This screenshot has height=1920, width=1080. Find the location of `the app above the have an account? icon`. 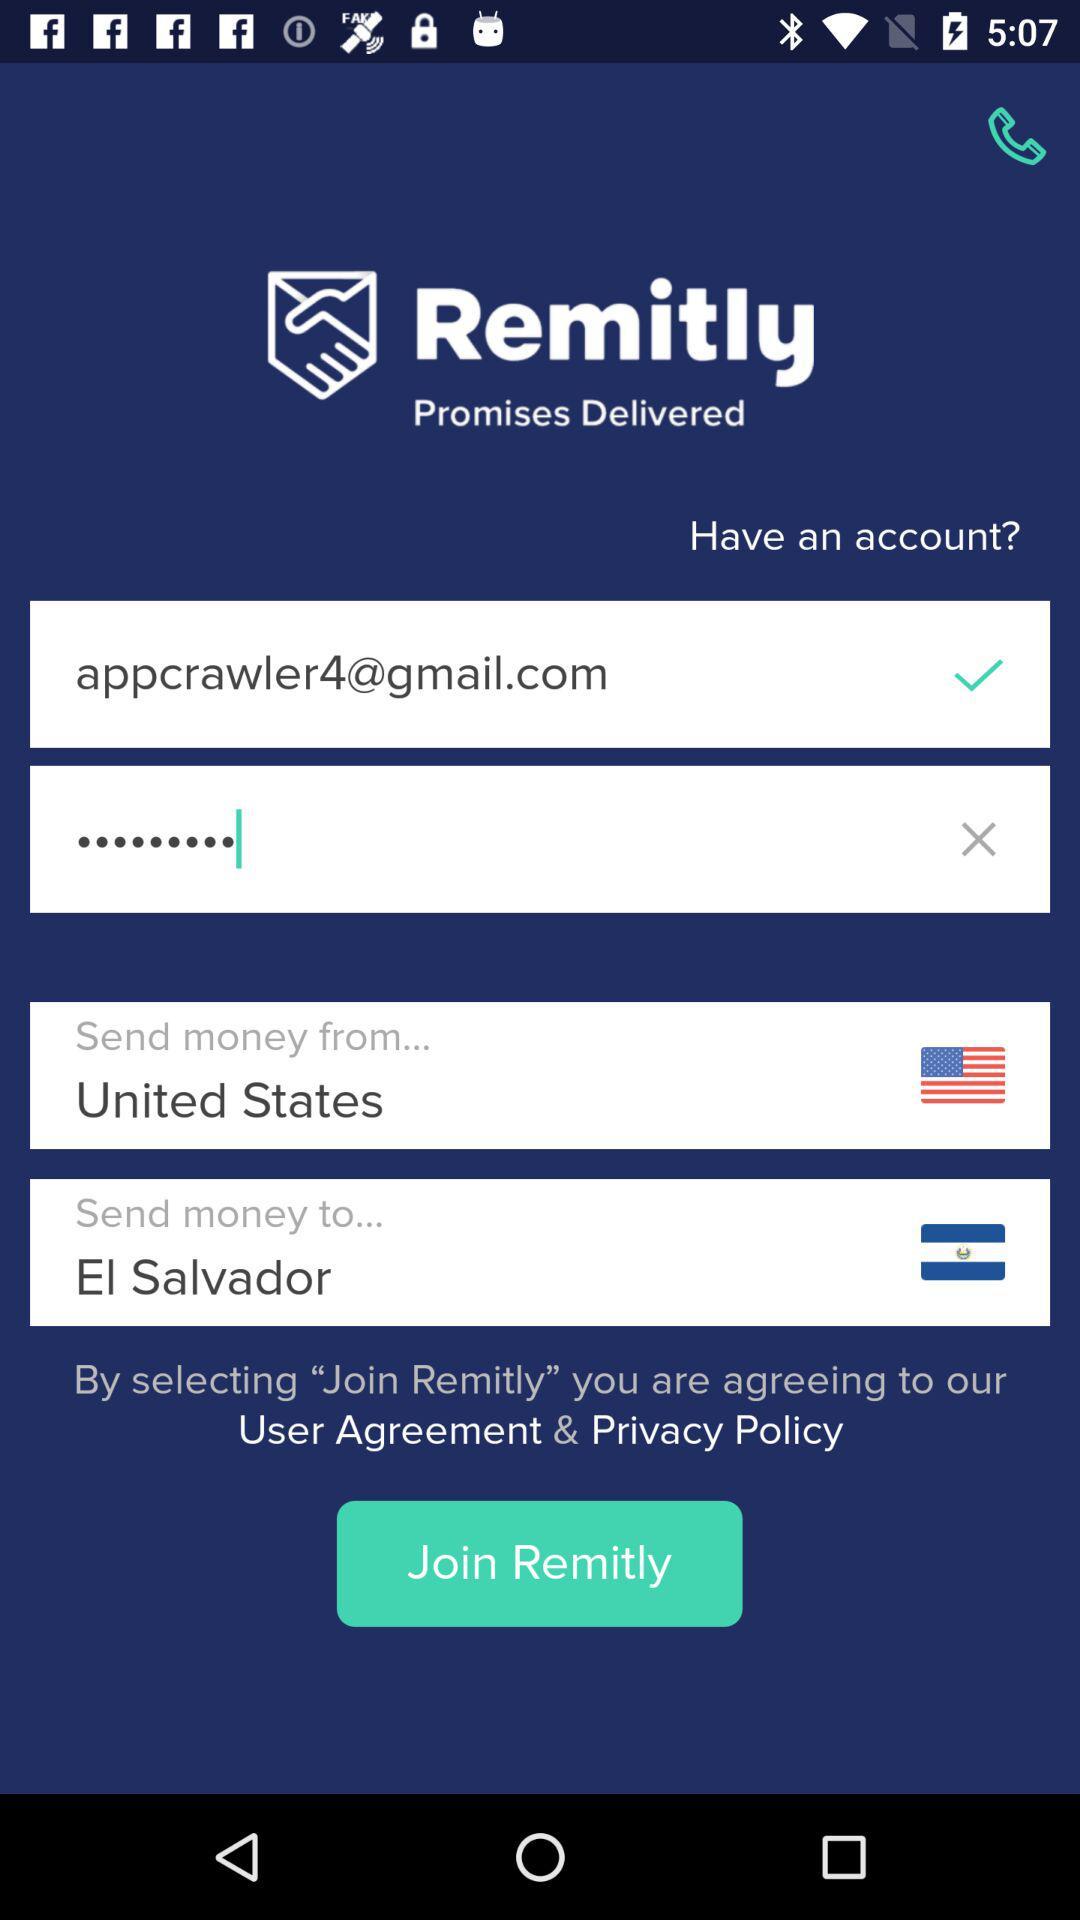

the app above the have an account? icon is located at coordinates (1017, 135).